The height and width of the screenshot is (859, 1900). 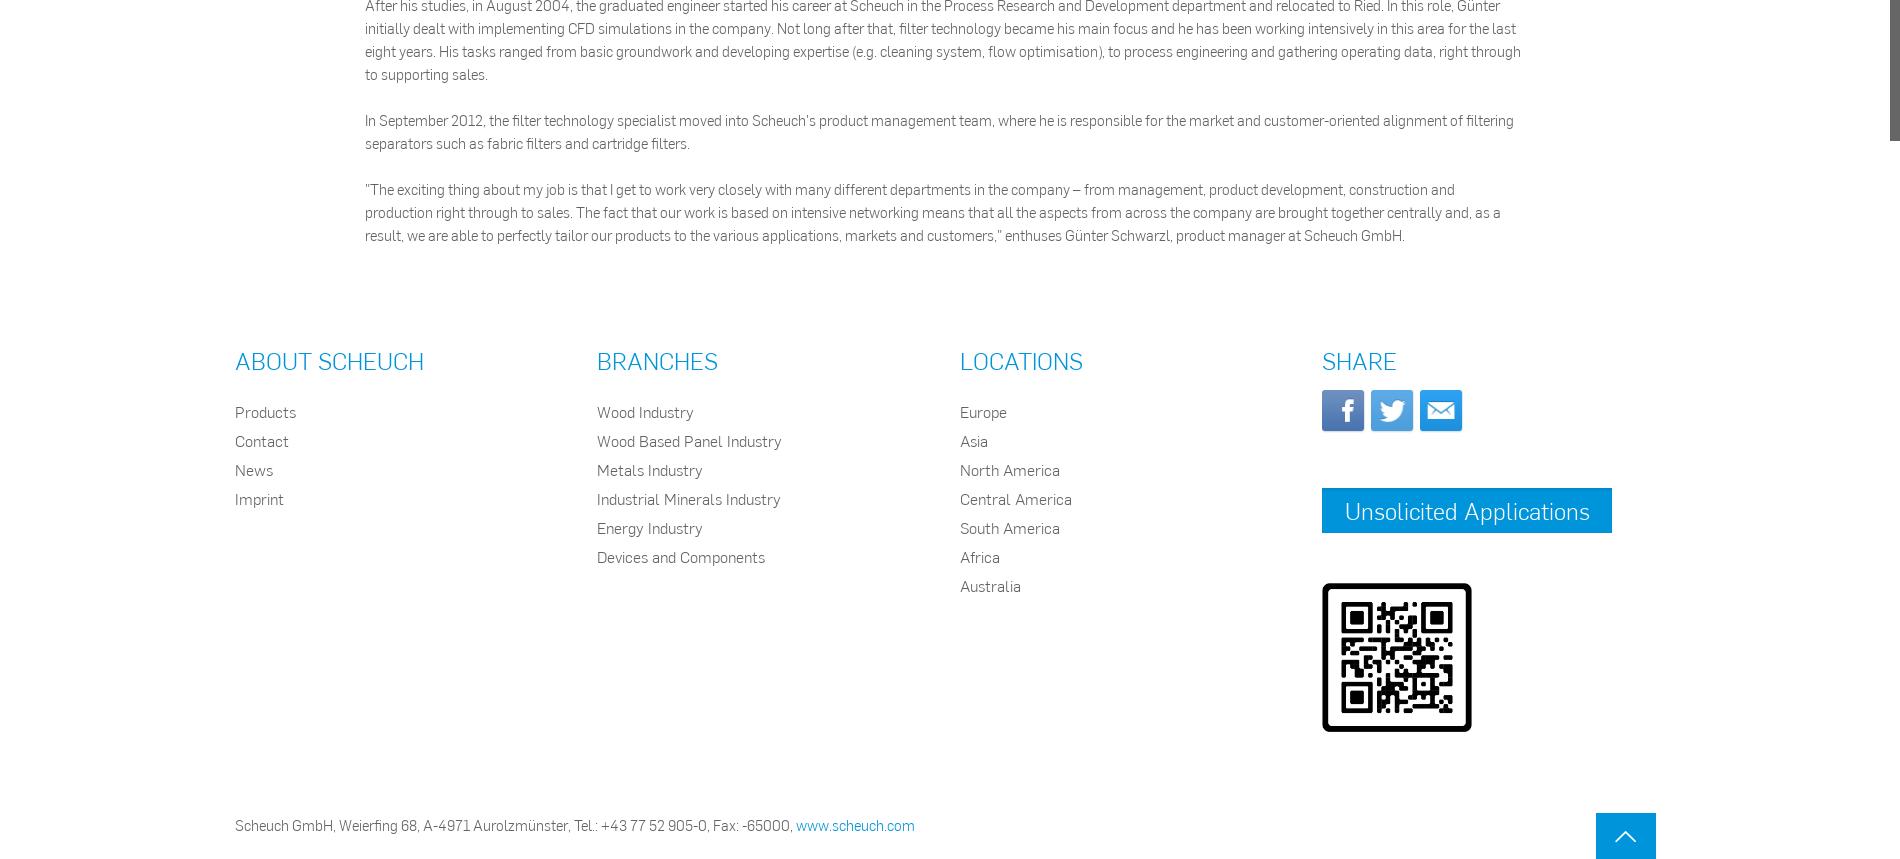 What do you see at coordinates (596, 526) in the screenshot?
I see `'Energy Industry'` at bounding box center [596, 526].